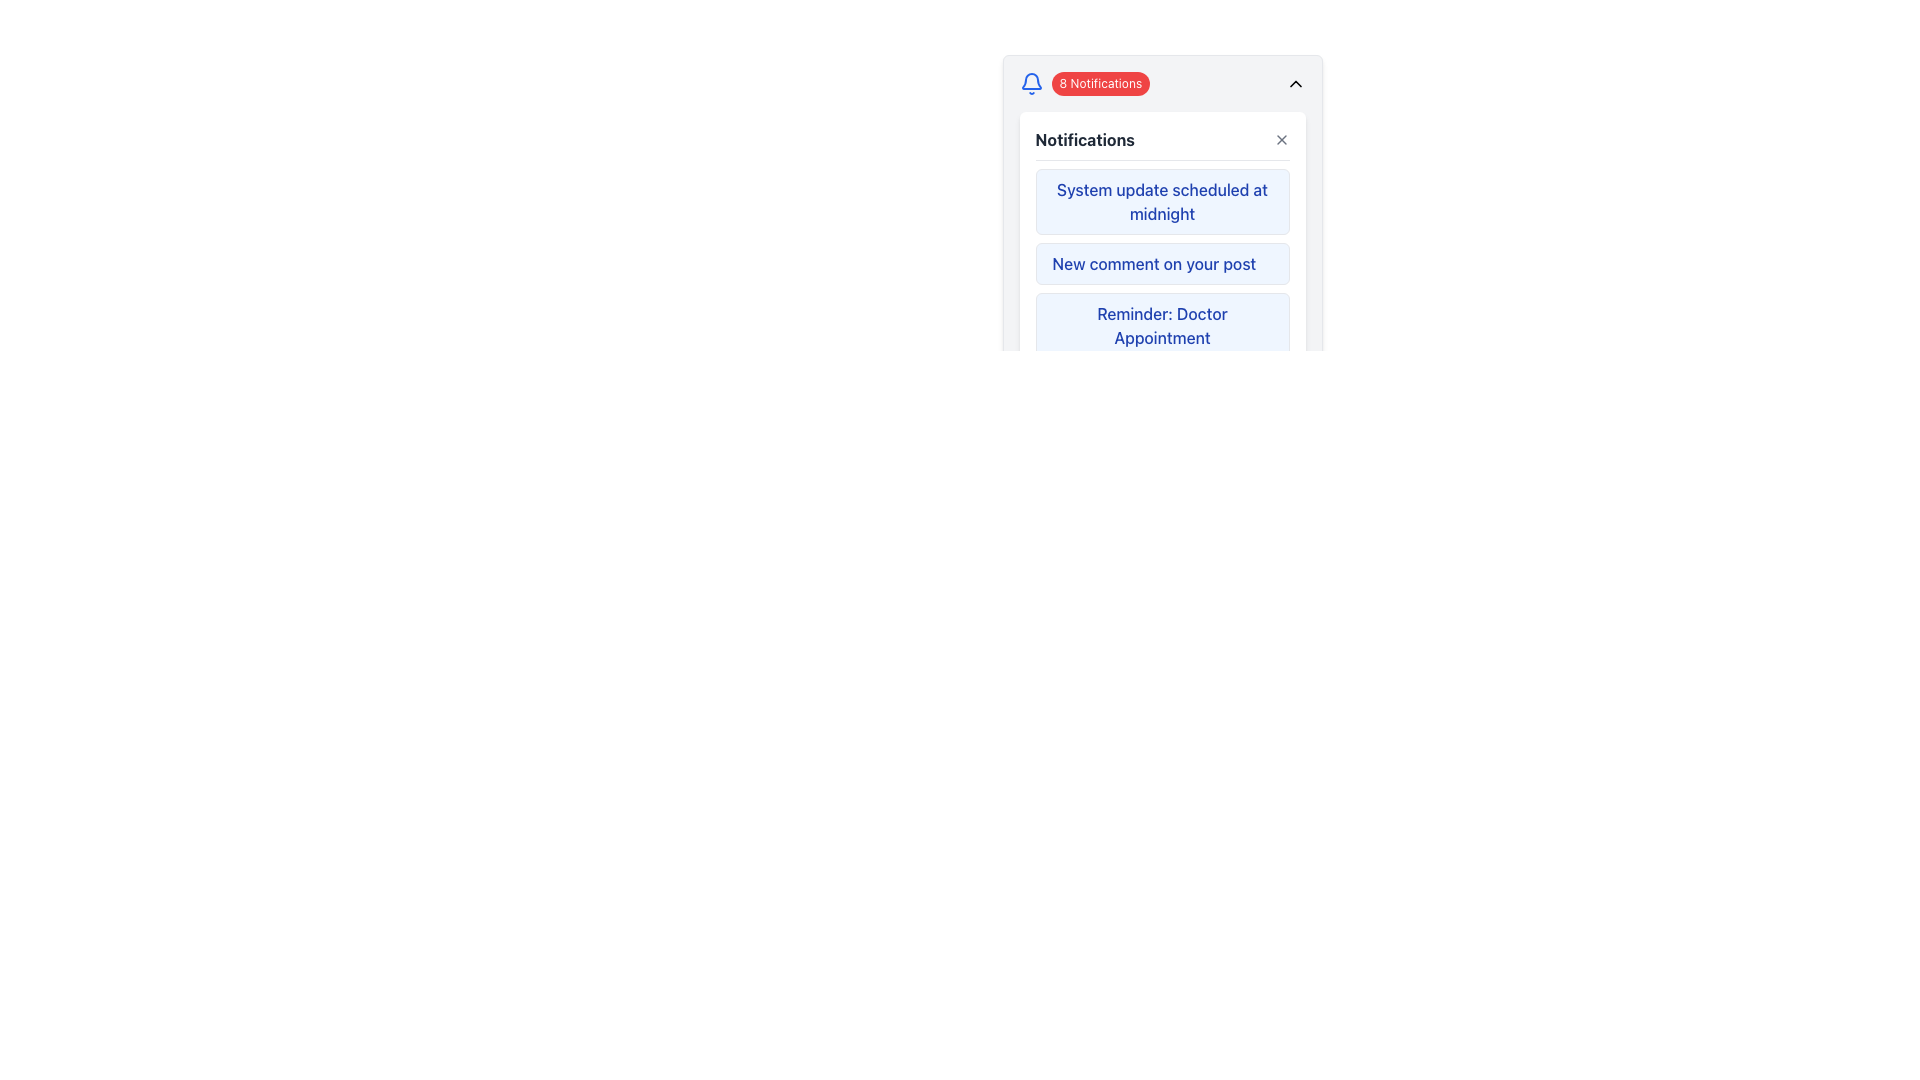 The height and width of the screenshot is (1080, 1920). I want to click on the close button located at the top-right corner of the notification panel, which dismisses the notifications interface, so click(1281, 138).